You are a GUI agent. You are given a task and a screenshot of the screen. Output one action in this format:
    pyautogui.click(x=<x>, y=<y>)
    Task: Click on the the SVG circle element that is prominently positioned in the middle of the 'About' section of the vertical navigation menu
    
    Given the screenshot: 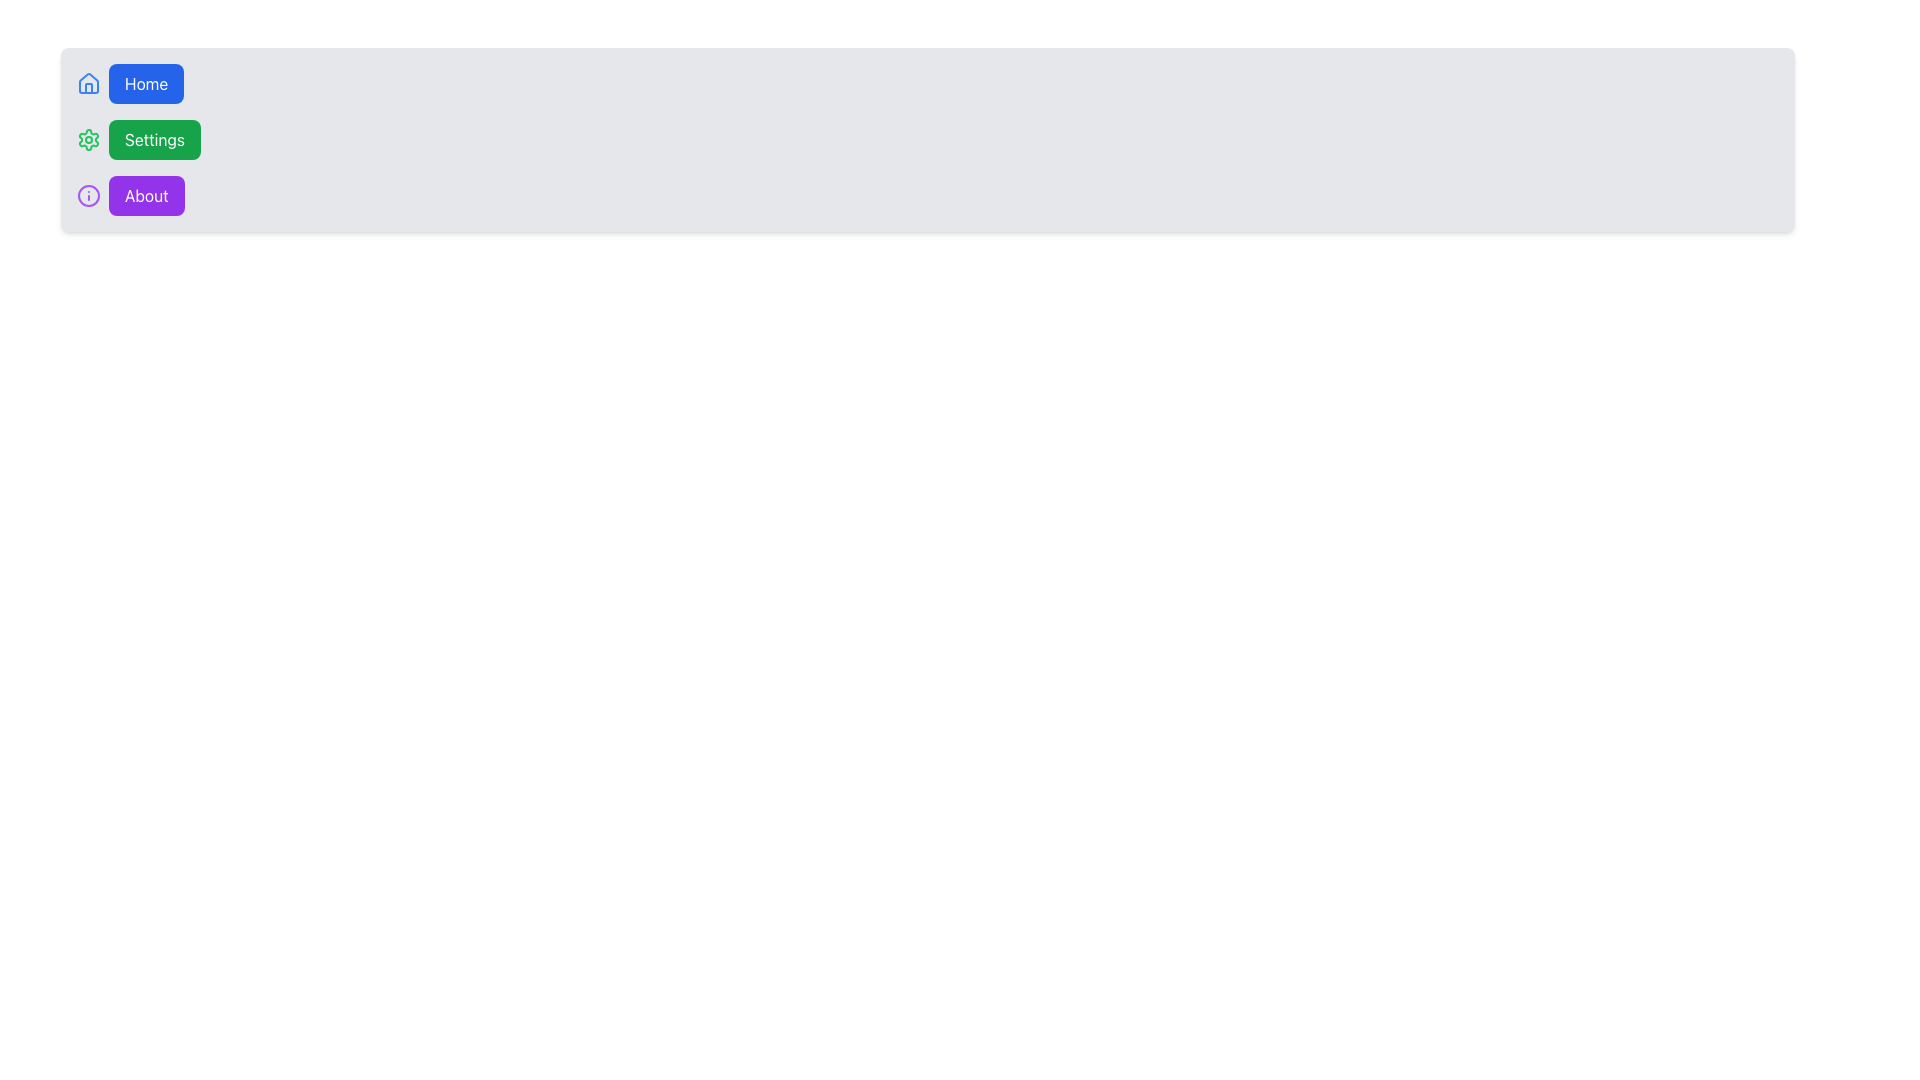 What is the action you would take?
    pyautogui.click(x=88, y=196)
    